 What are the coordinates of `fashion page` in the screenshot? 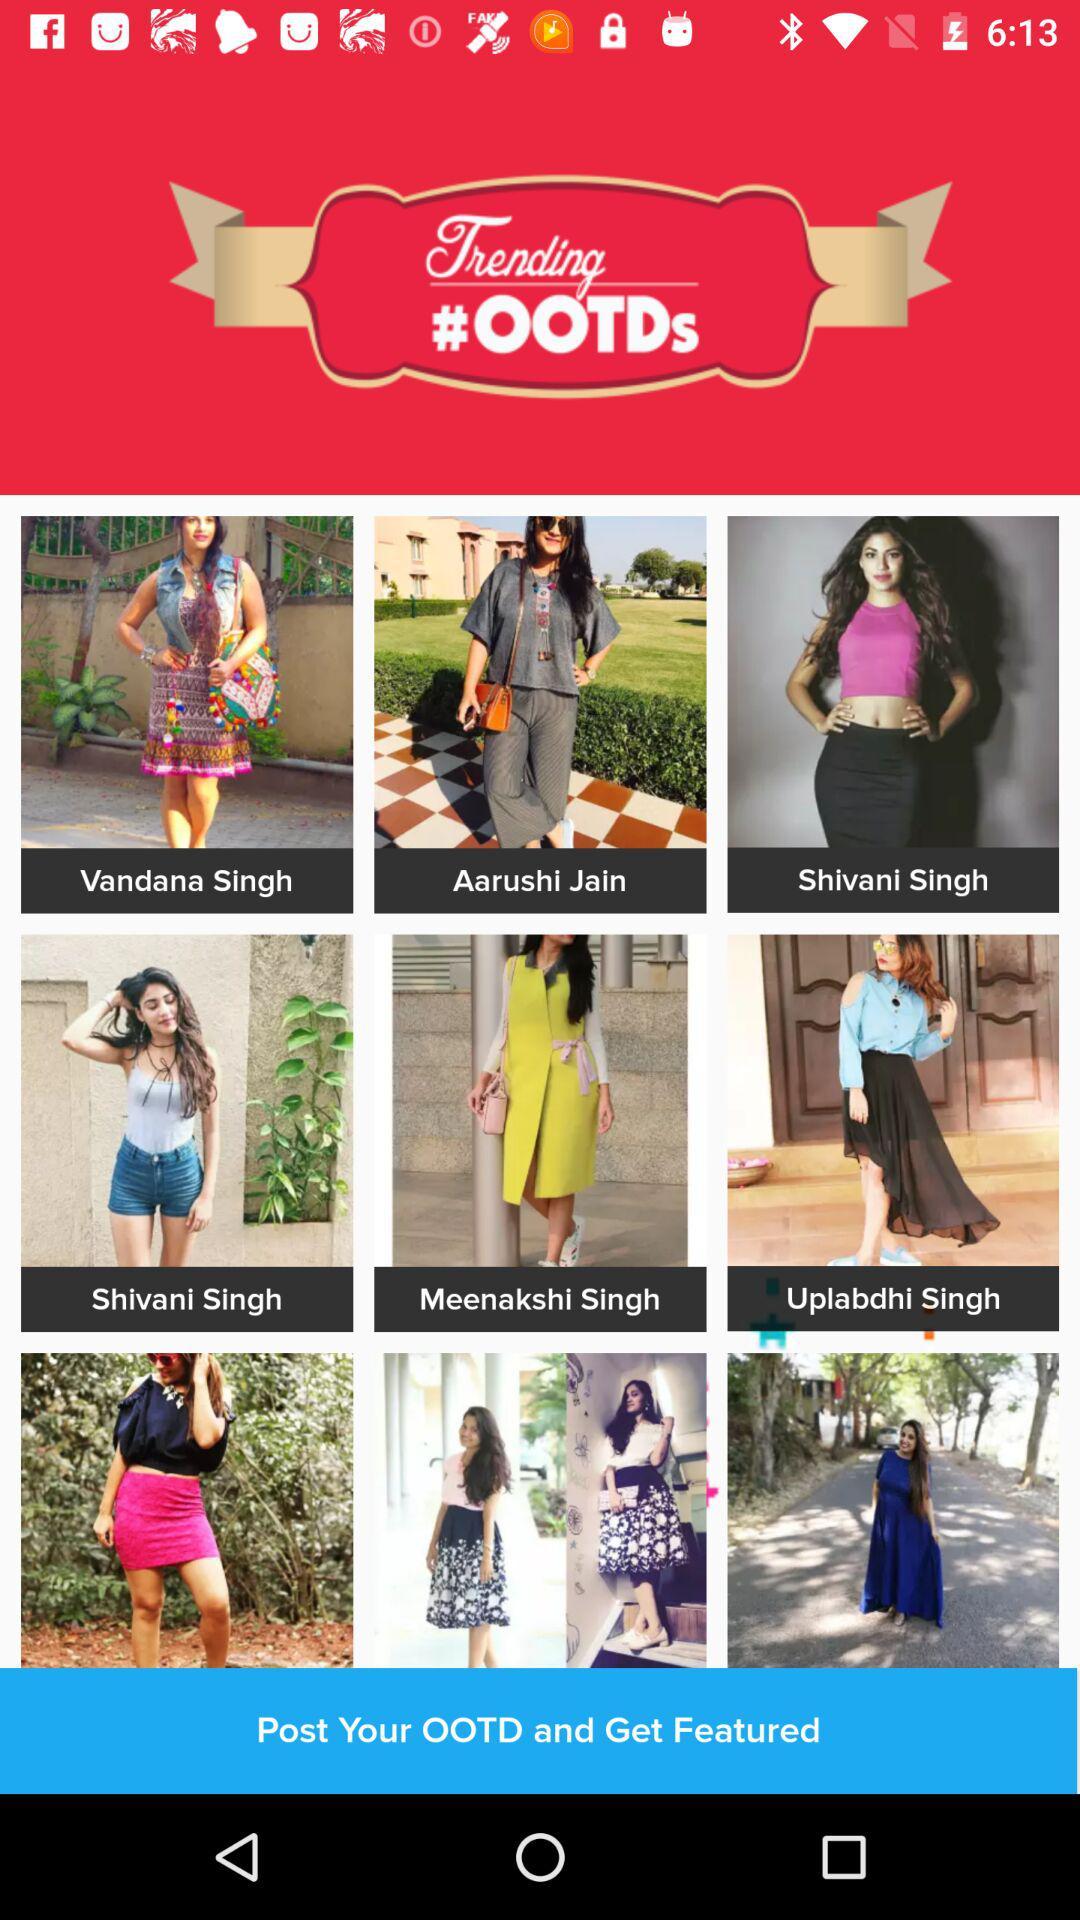 It's located at (187, 682).